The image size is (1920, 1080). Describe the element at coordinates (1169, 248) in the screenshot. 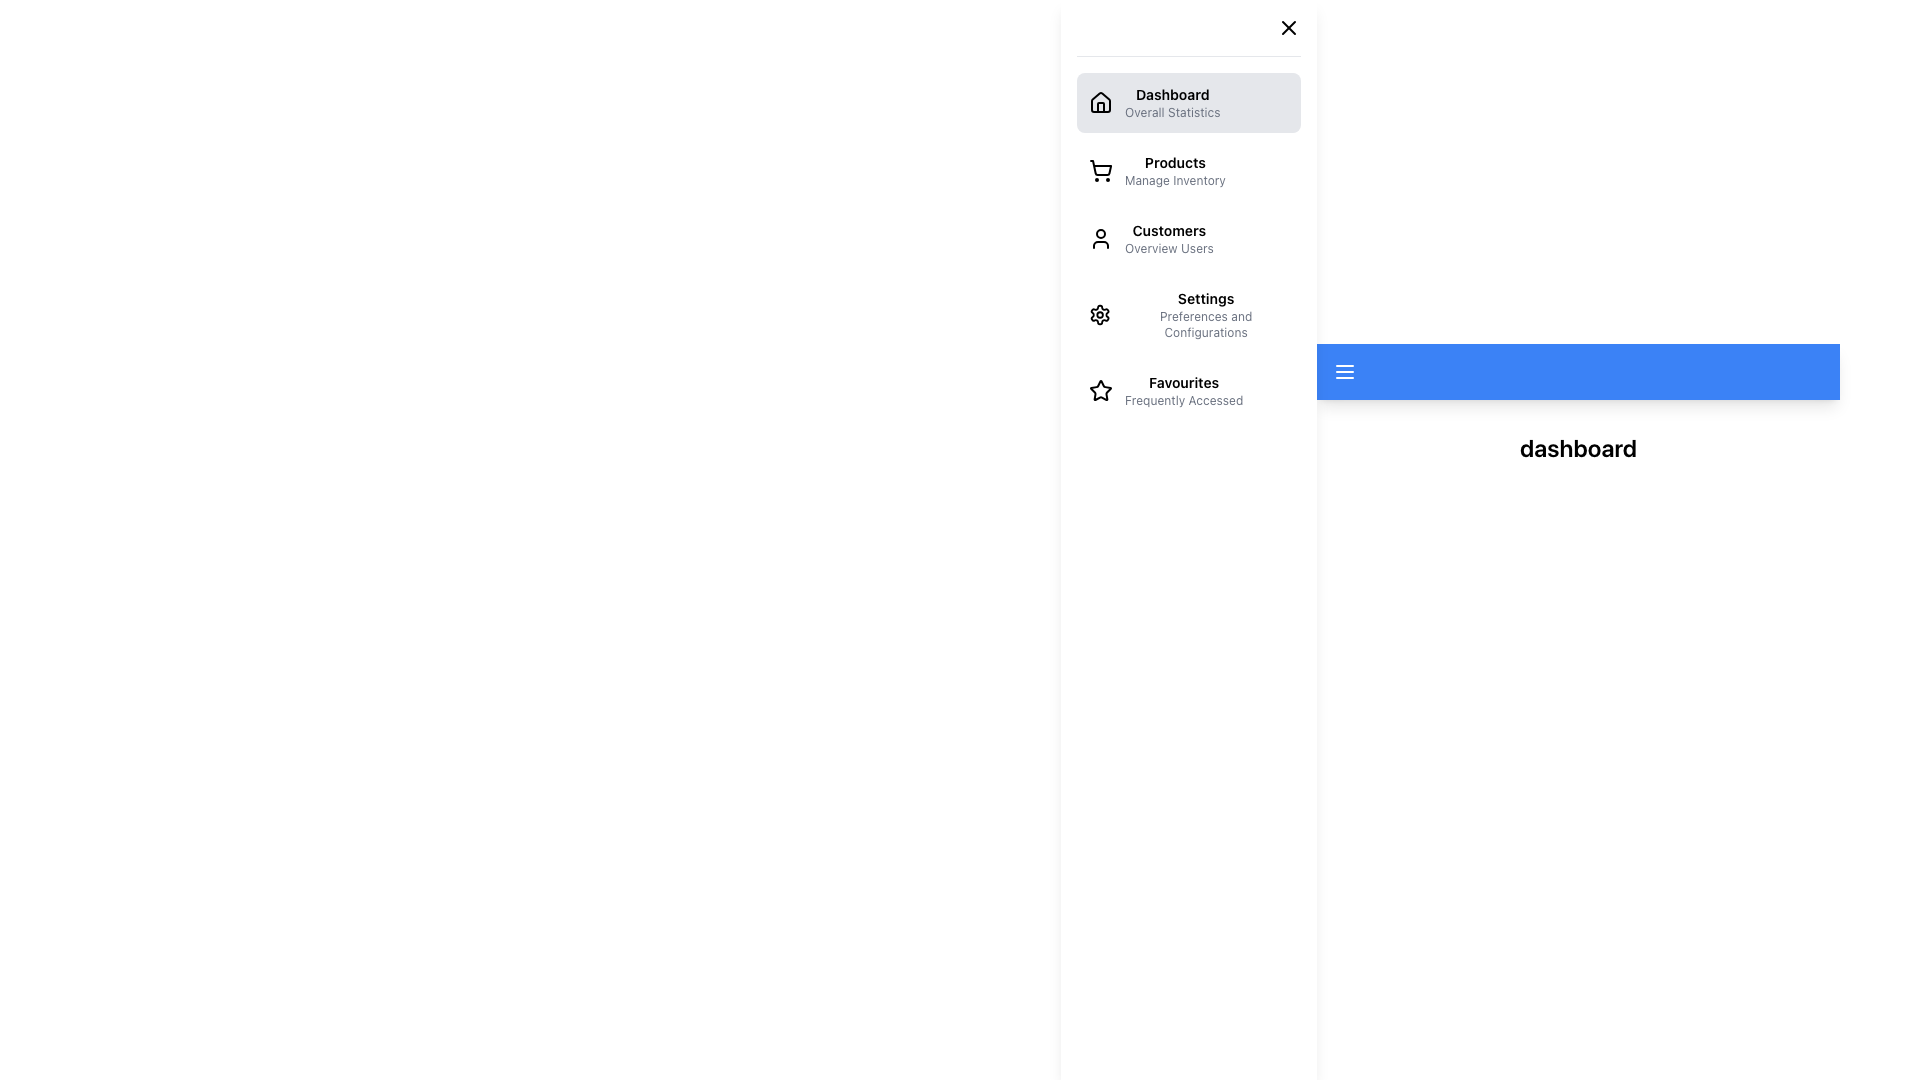

I see `the informational static text label beneath the 'Customers' menu item in the sidebar menu` at that location.